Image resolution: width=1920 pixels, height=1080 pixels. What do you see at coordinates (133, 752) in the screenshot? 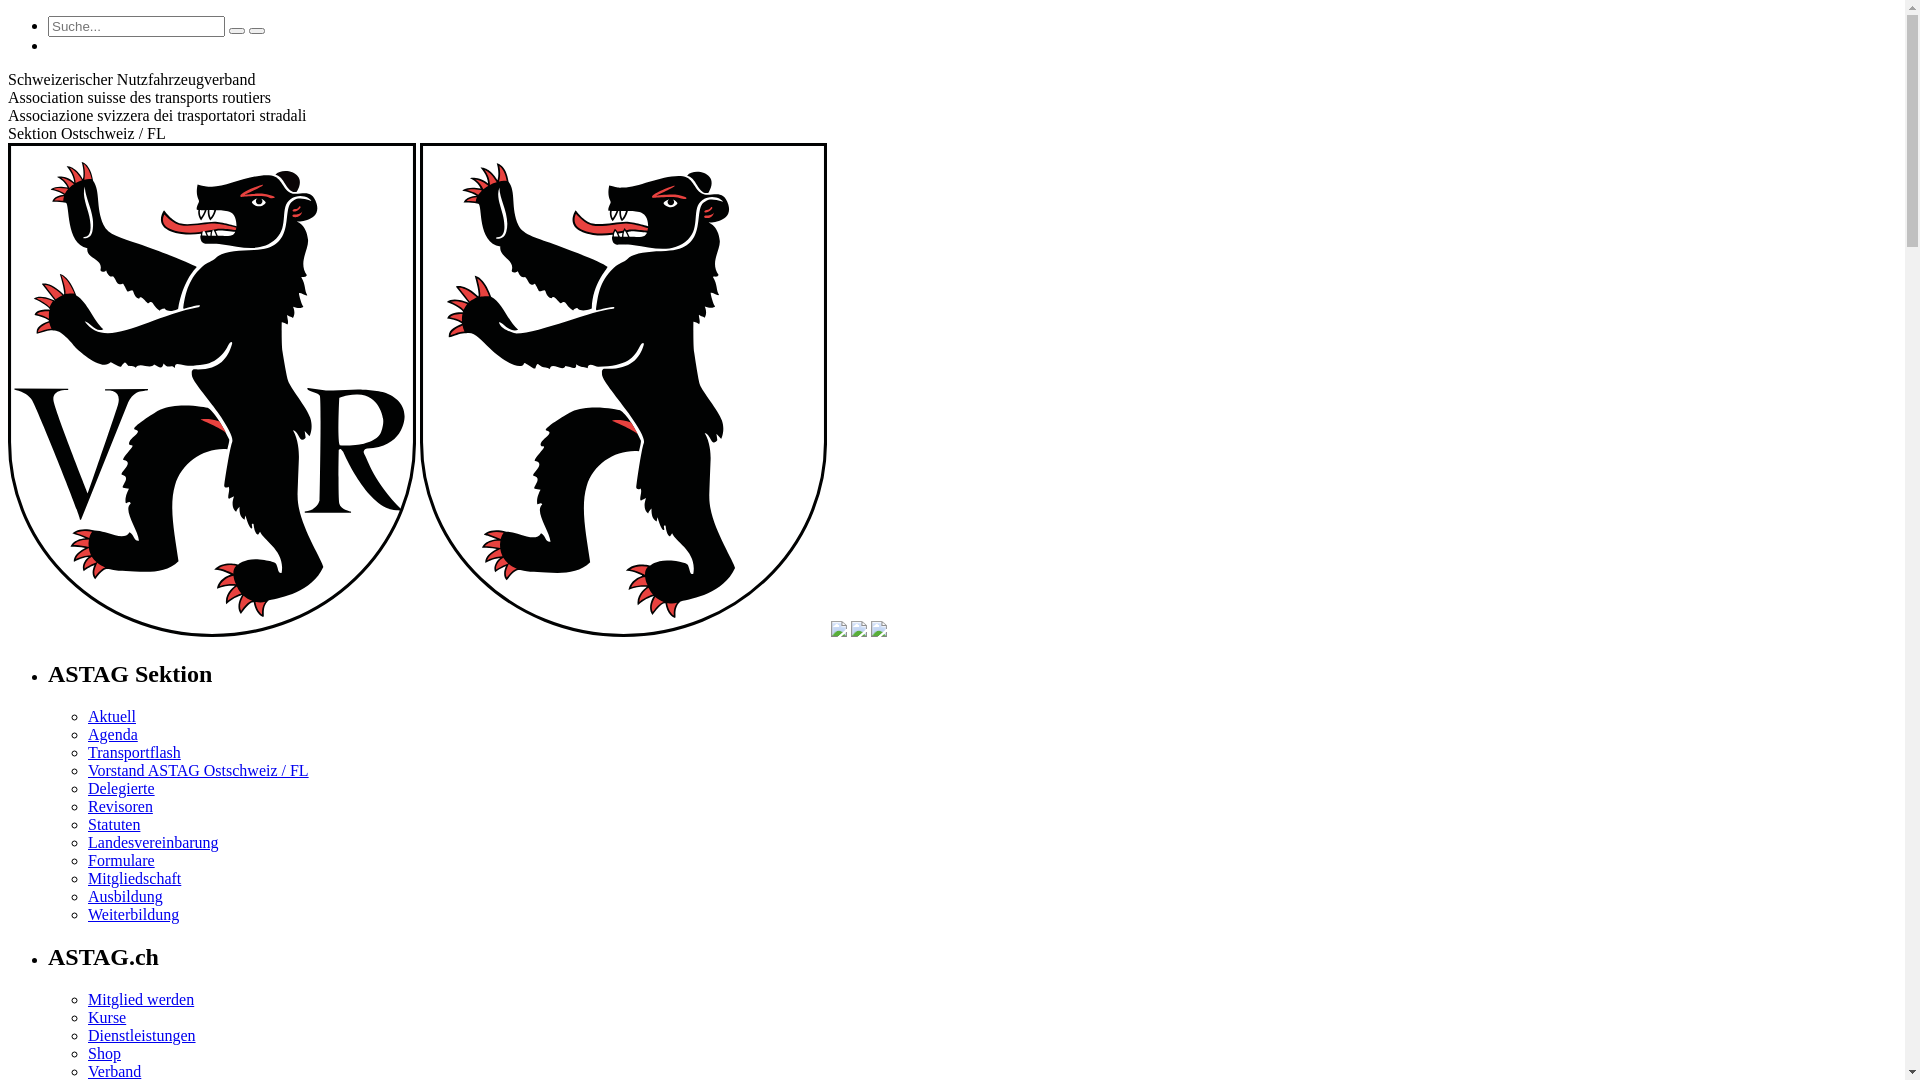
I see `'Transportflash'` at bounding box center [133, 752].